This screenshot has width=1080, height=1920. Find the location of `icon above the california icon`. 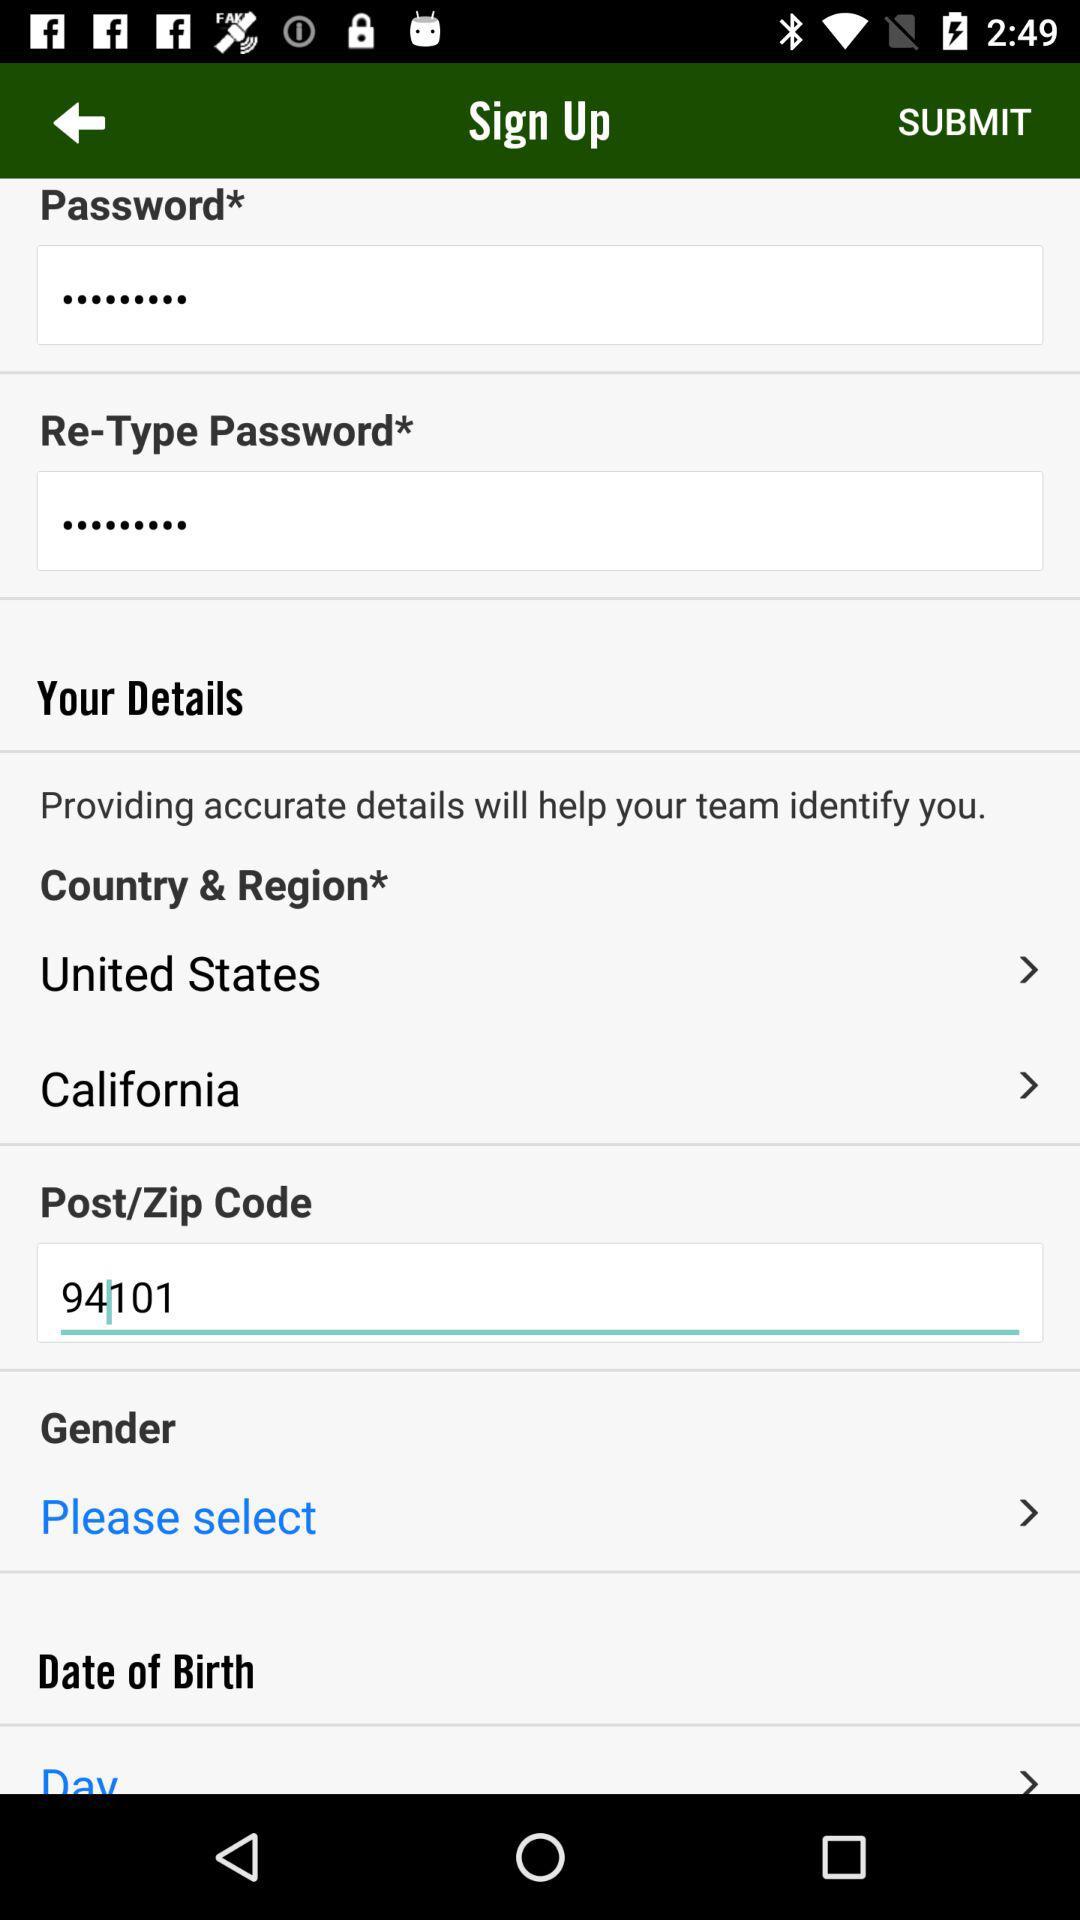

icon above the california icon is located at coordinates (520, 969).